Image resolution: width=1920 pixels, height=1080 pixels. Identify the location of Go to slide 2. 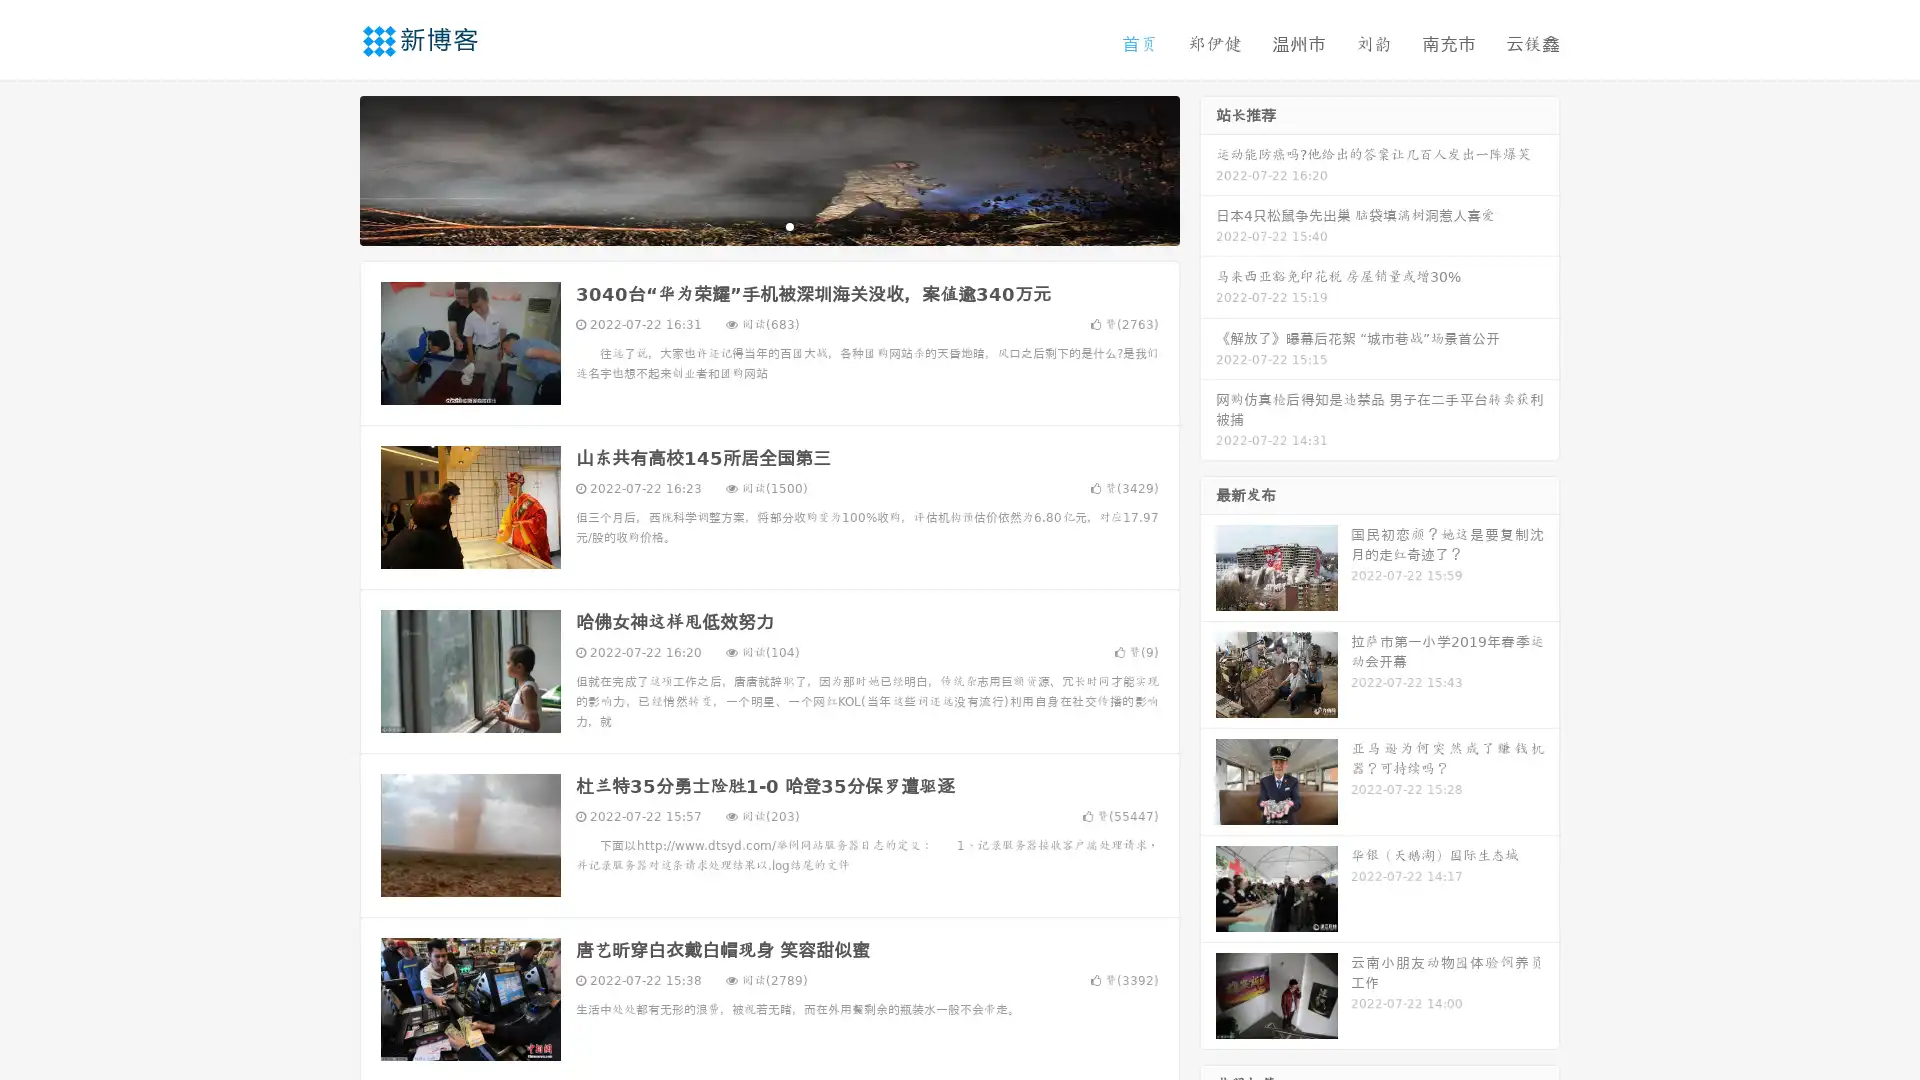
(768, 225).